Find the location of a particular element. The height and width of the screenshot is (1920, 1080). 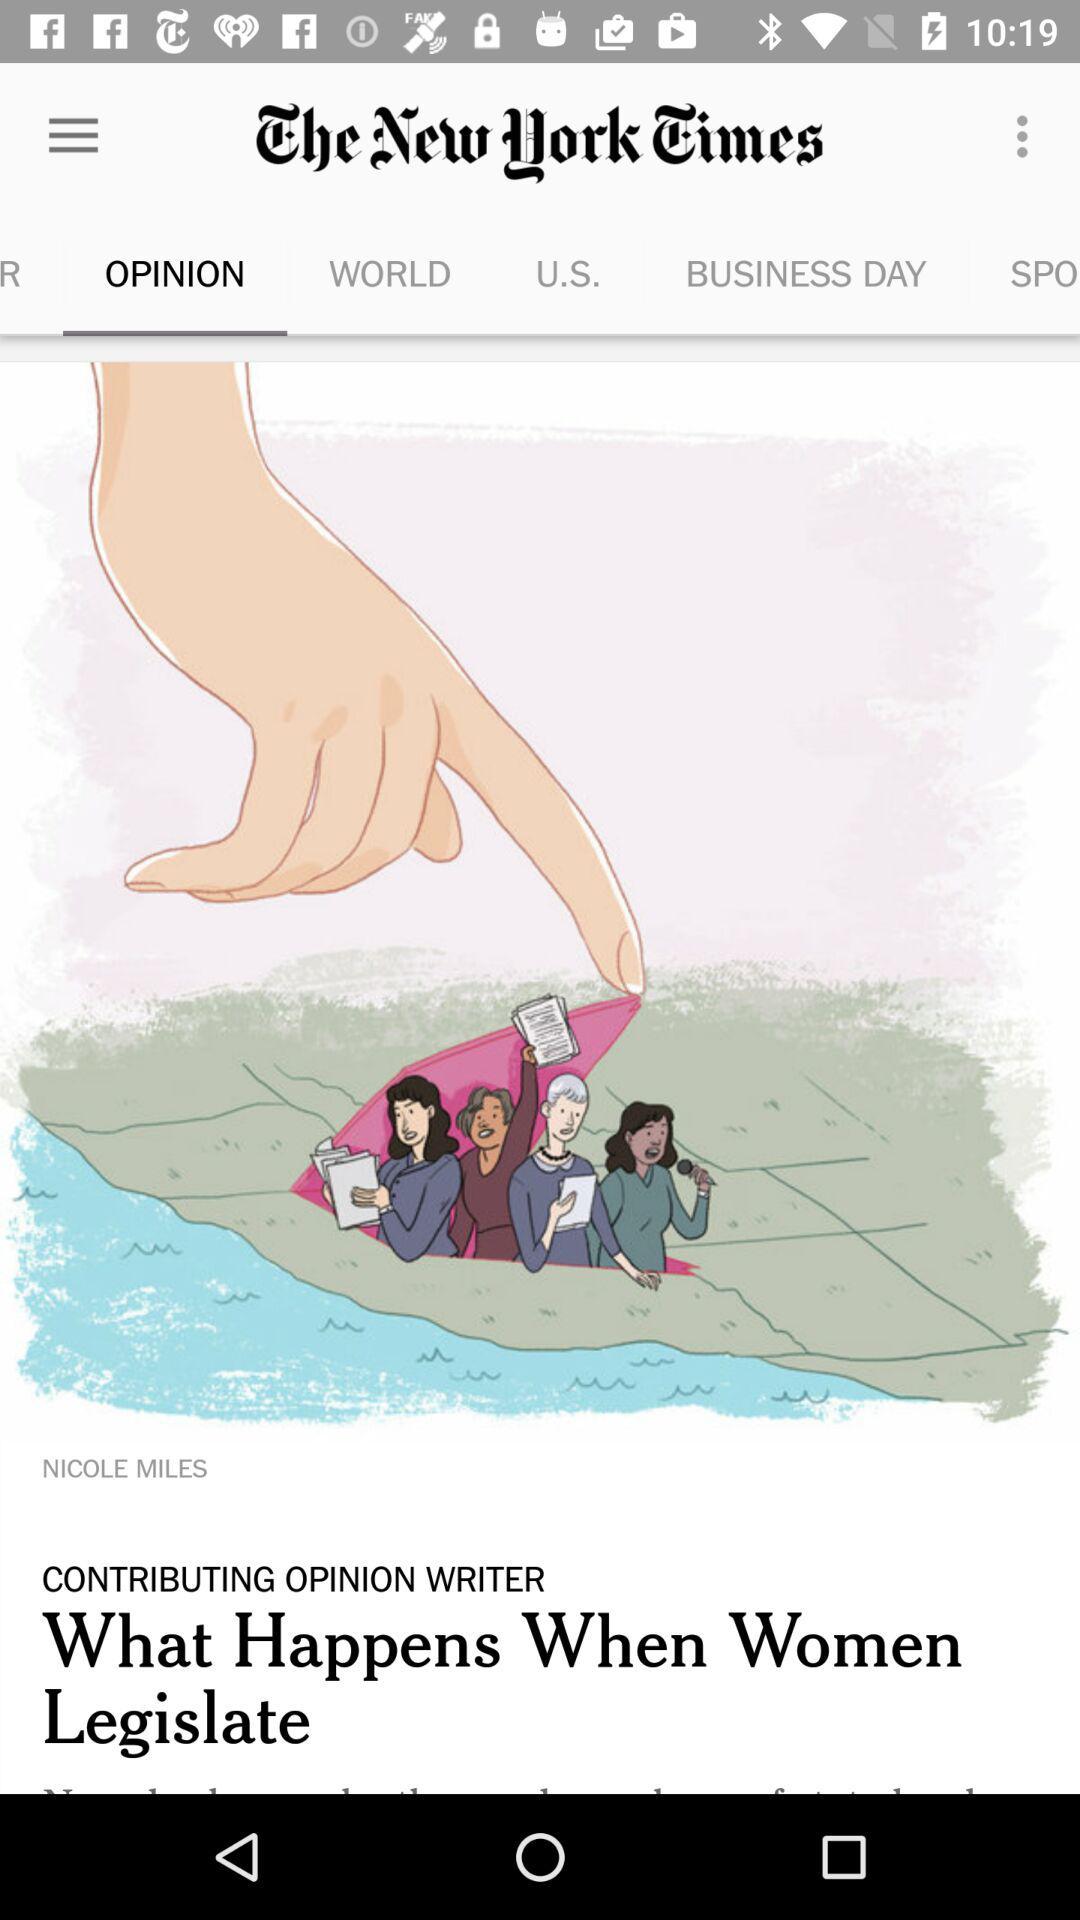

the item to the left of u.s. icon is located at coordinates (390, 272).